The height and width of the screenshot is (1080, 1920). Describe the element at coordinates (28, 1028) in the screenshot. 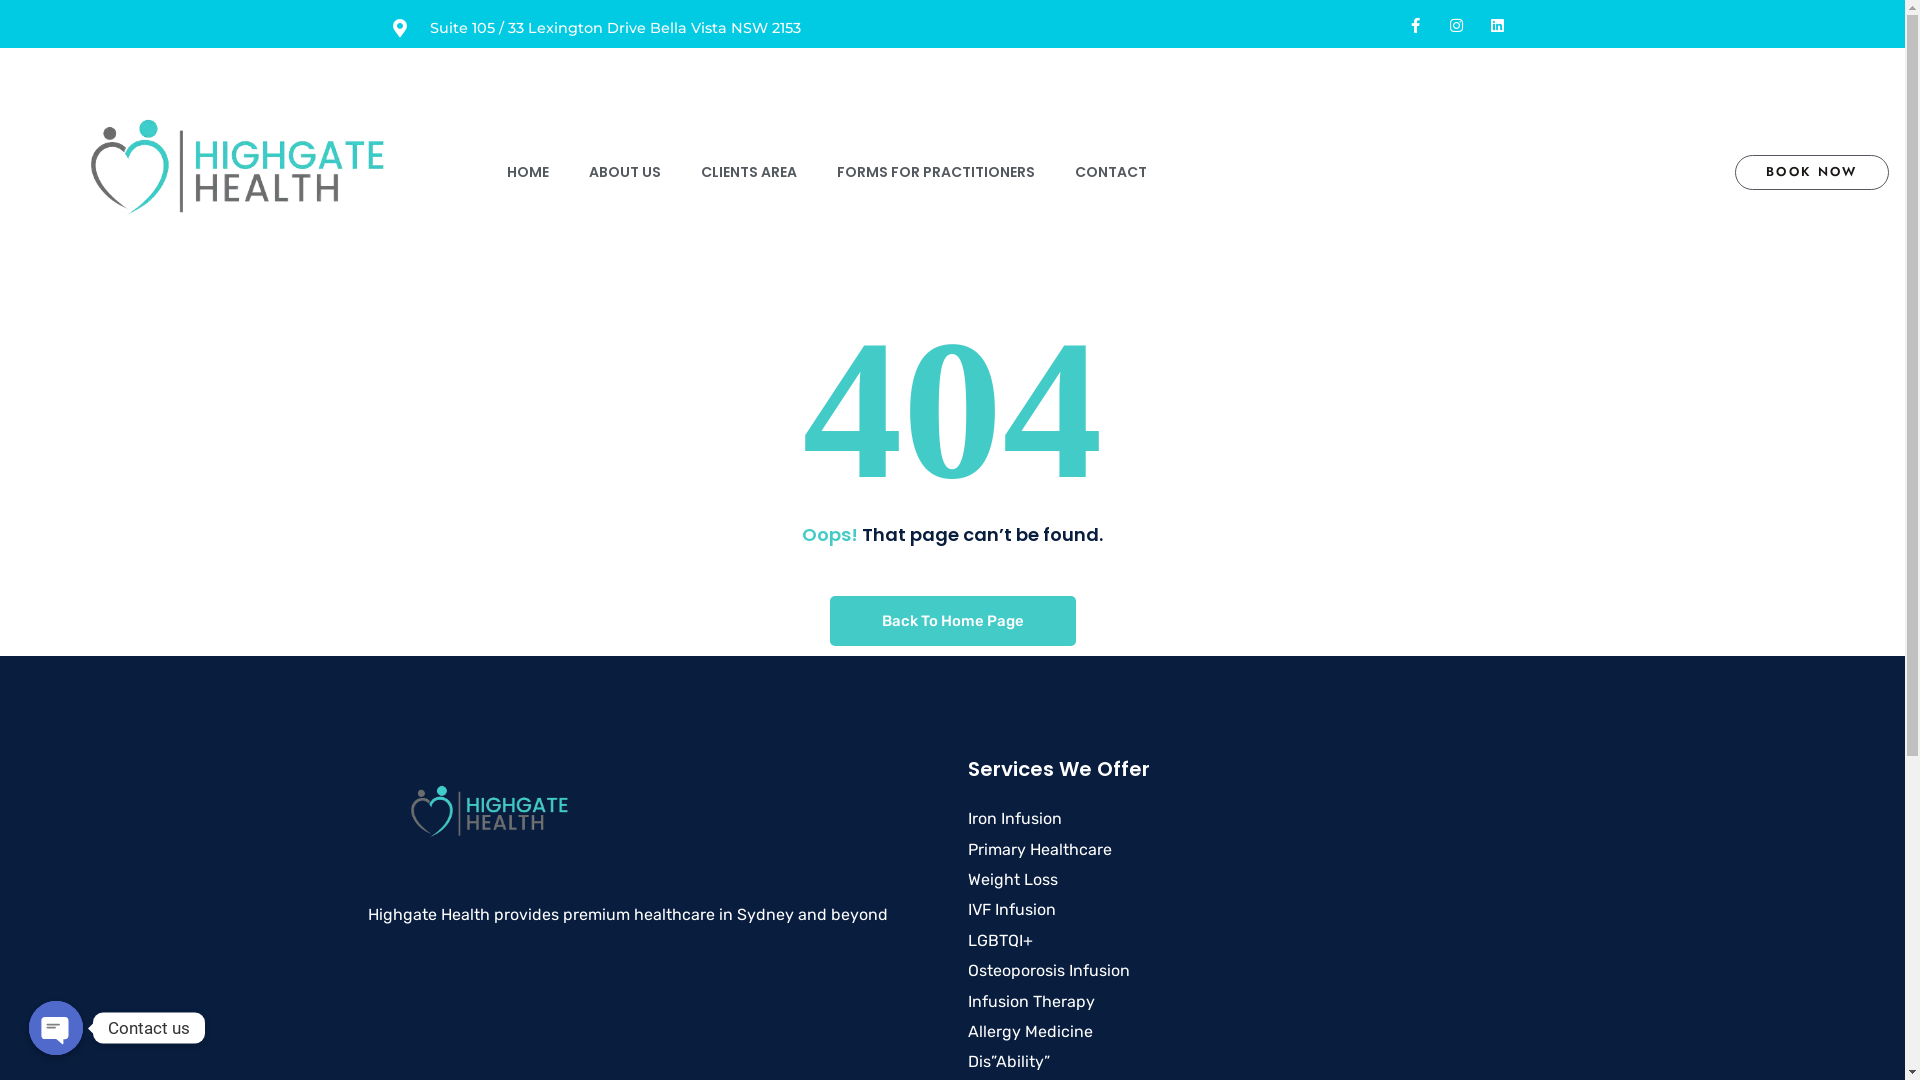

I see `'Open chaty'` at that location.